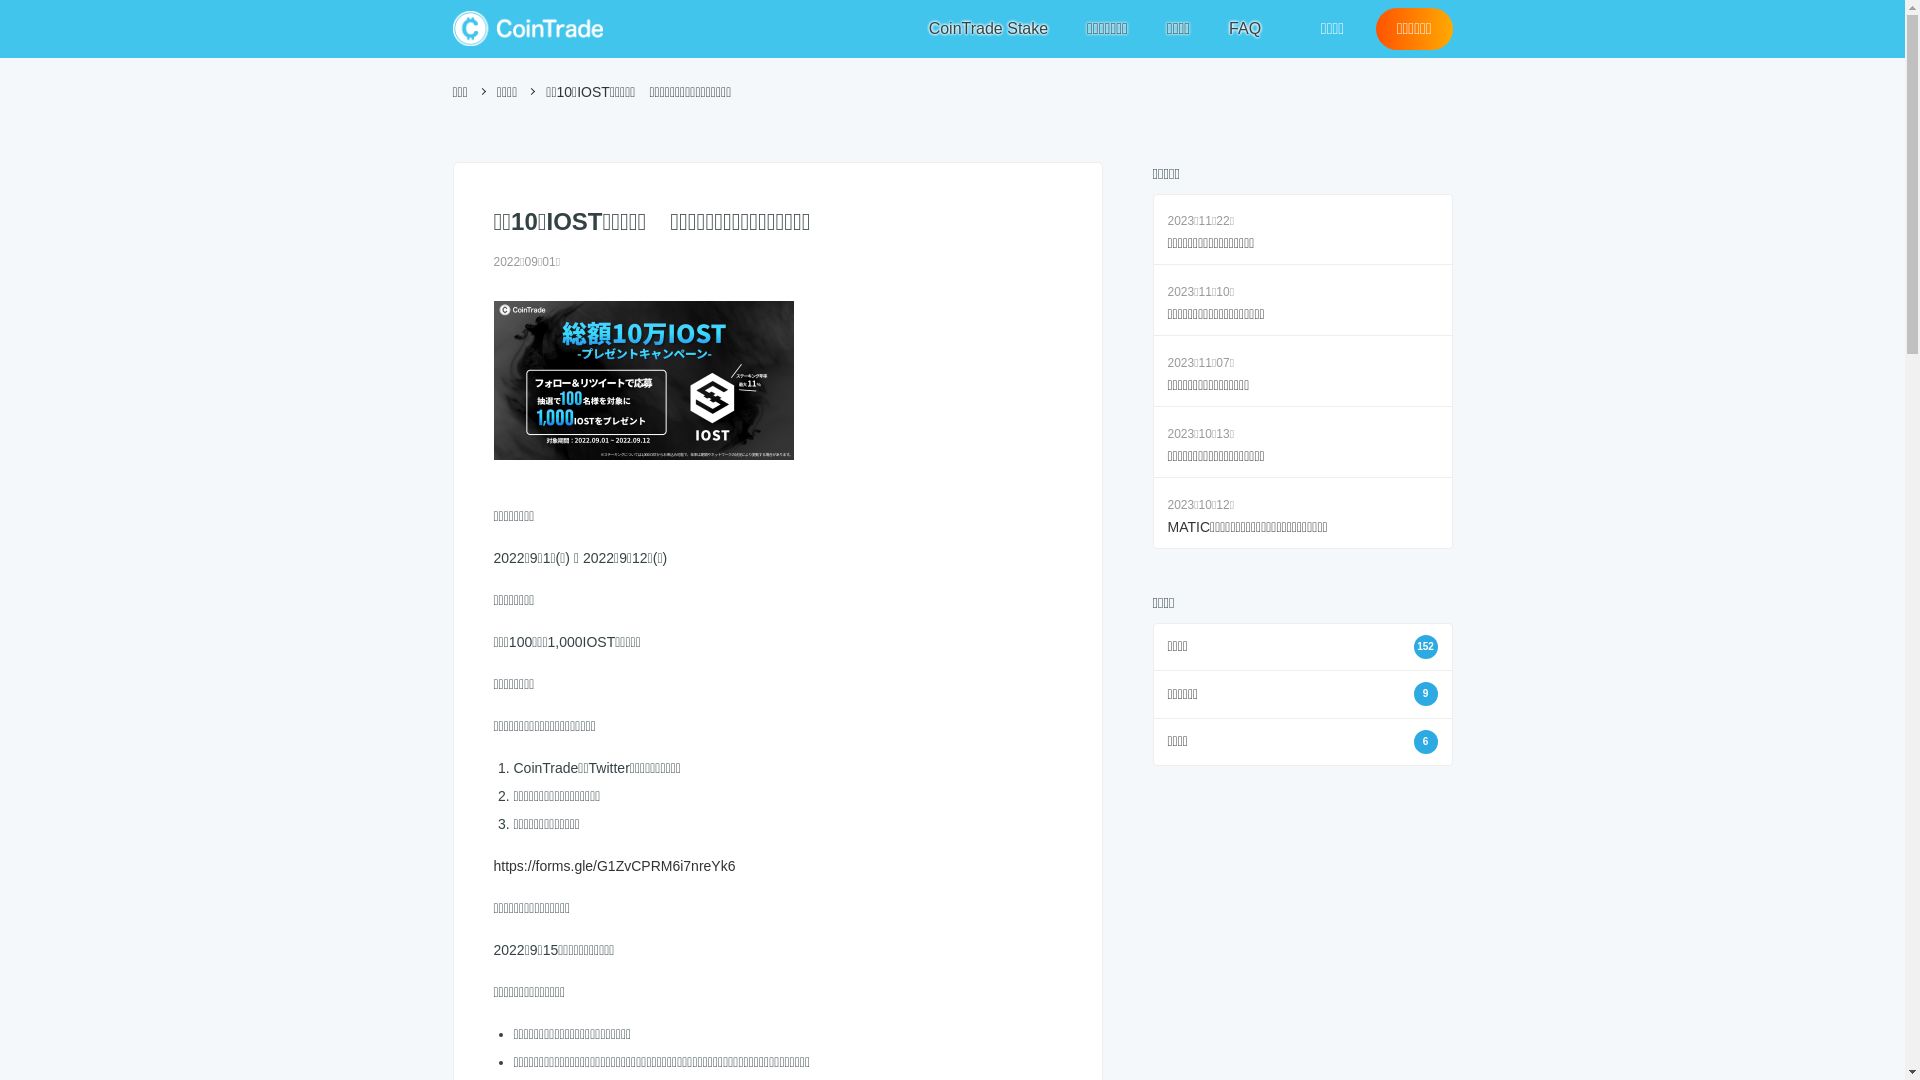 Image resolution: width=1920 pixels, height=1080 pixels. I want to click on 'CoinTrade', so click(527, 28).